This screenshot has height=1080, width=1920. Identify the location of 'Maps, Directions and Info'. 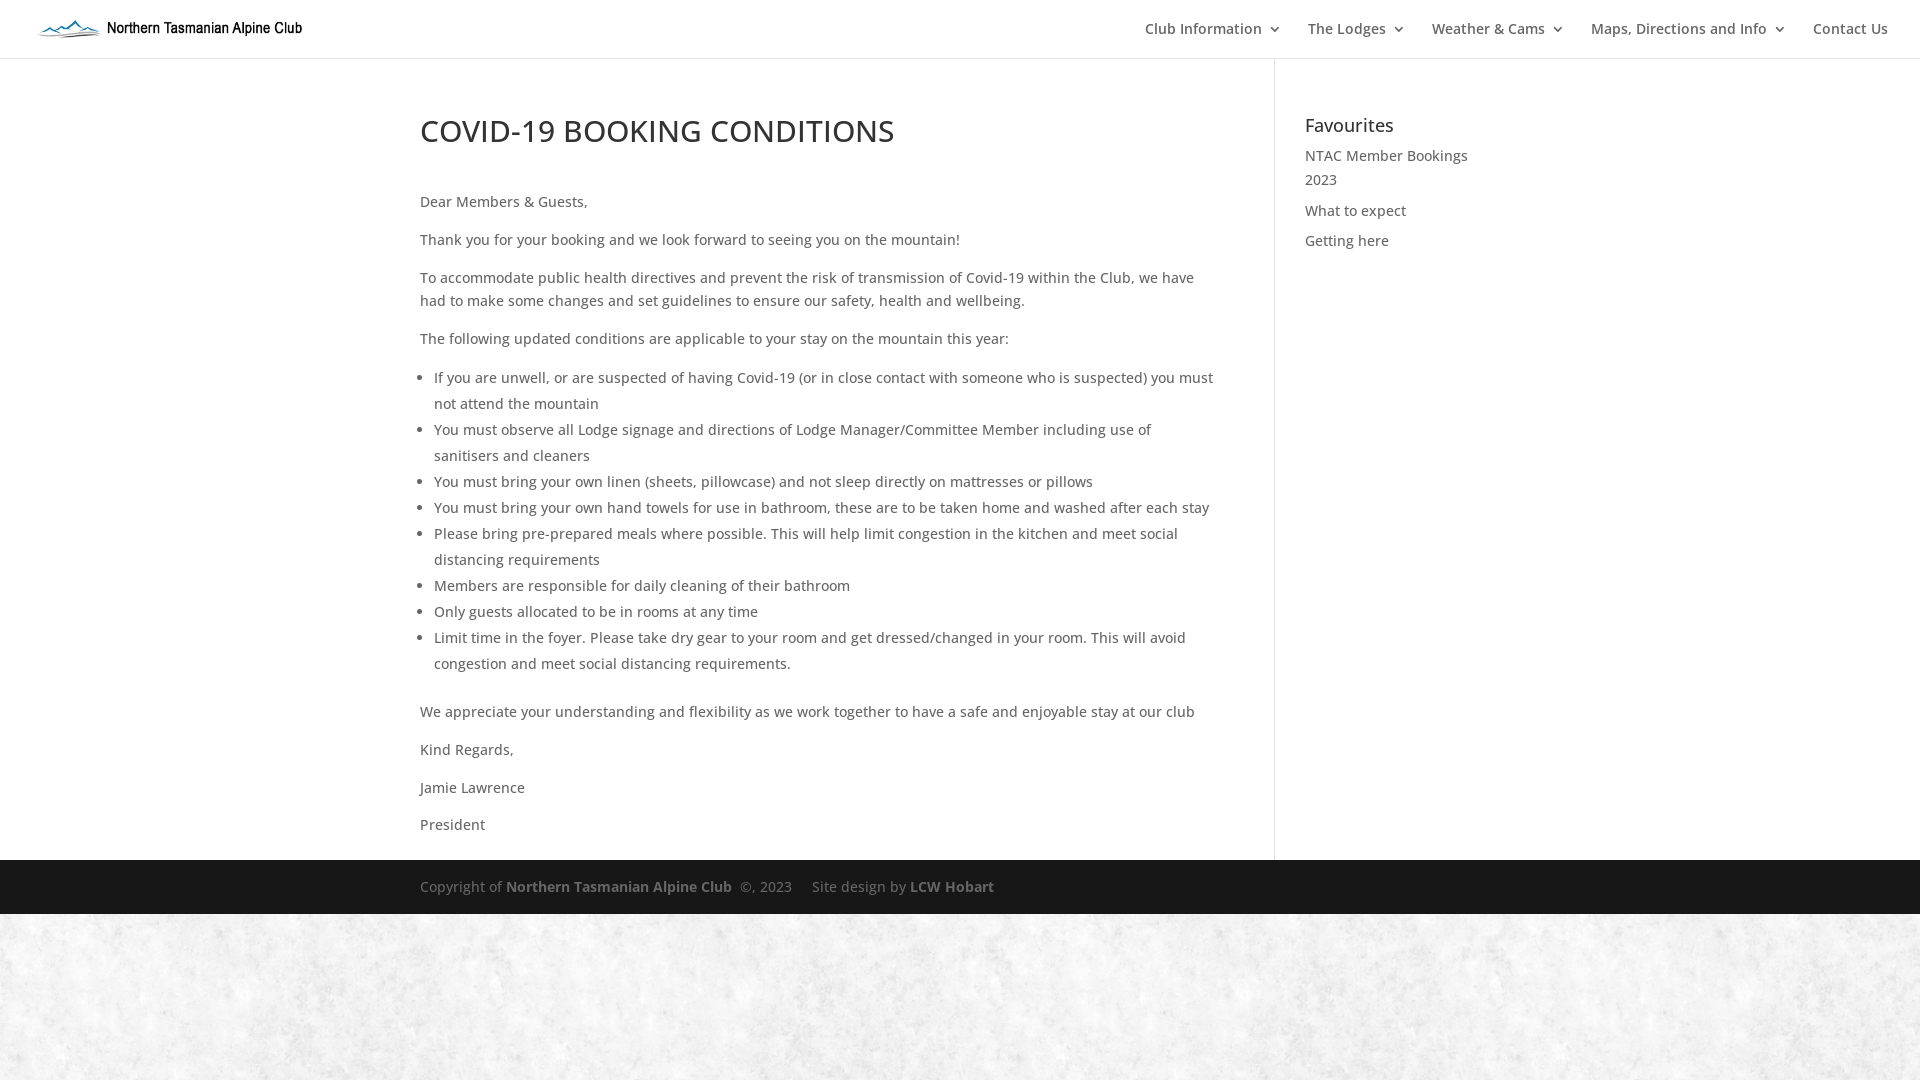
(1688, 39).